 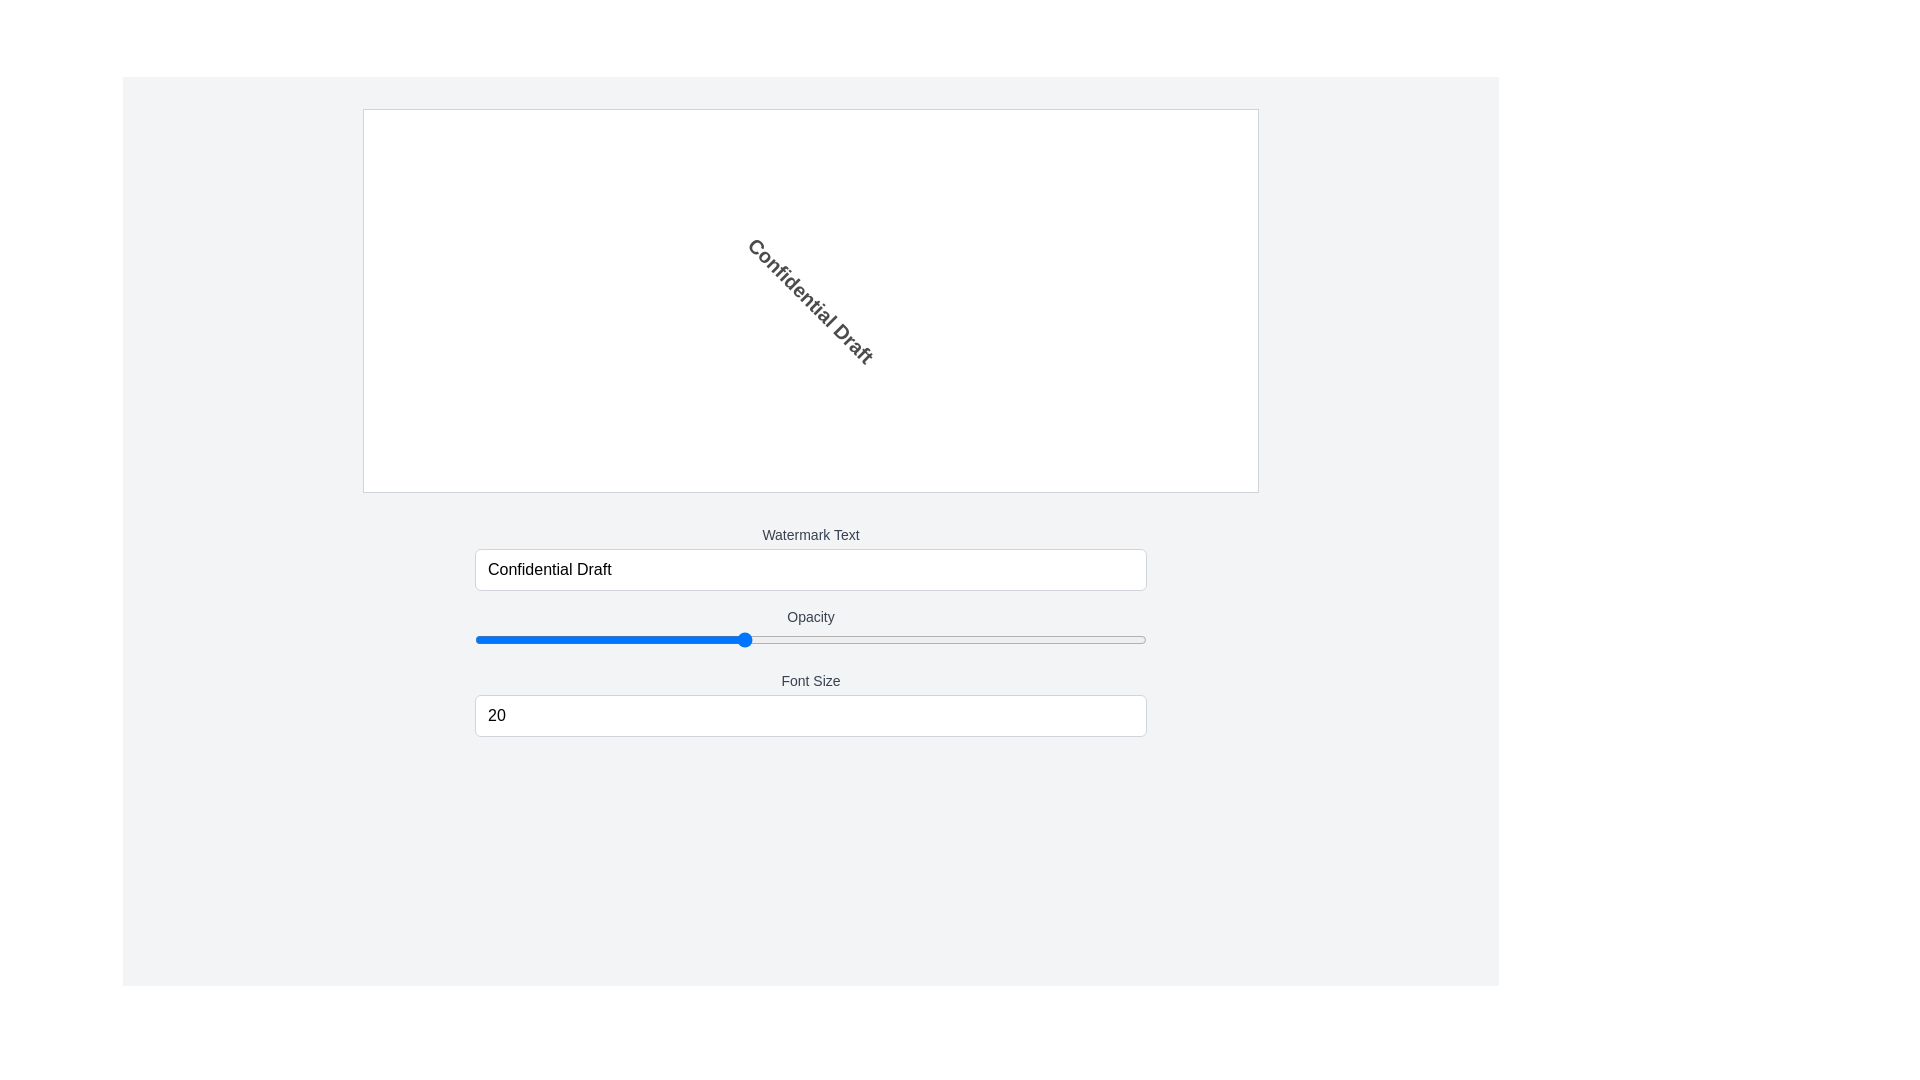 I want to click on the 'Font Size' numeric input field to focus on it, so click(x=811, y=703).